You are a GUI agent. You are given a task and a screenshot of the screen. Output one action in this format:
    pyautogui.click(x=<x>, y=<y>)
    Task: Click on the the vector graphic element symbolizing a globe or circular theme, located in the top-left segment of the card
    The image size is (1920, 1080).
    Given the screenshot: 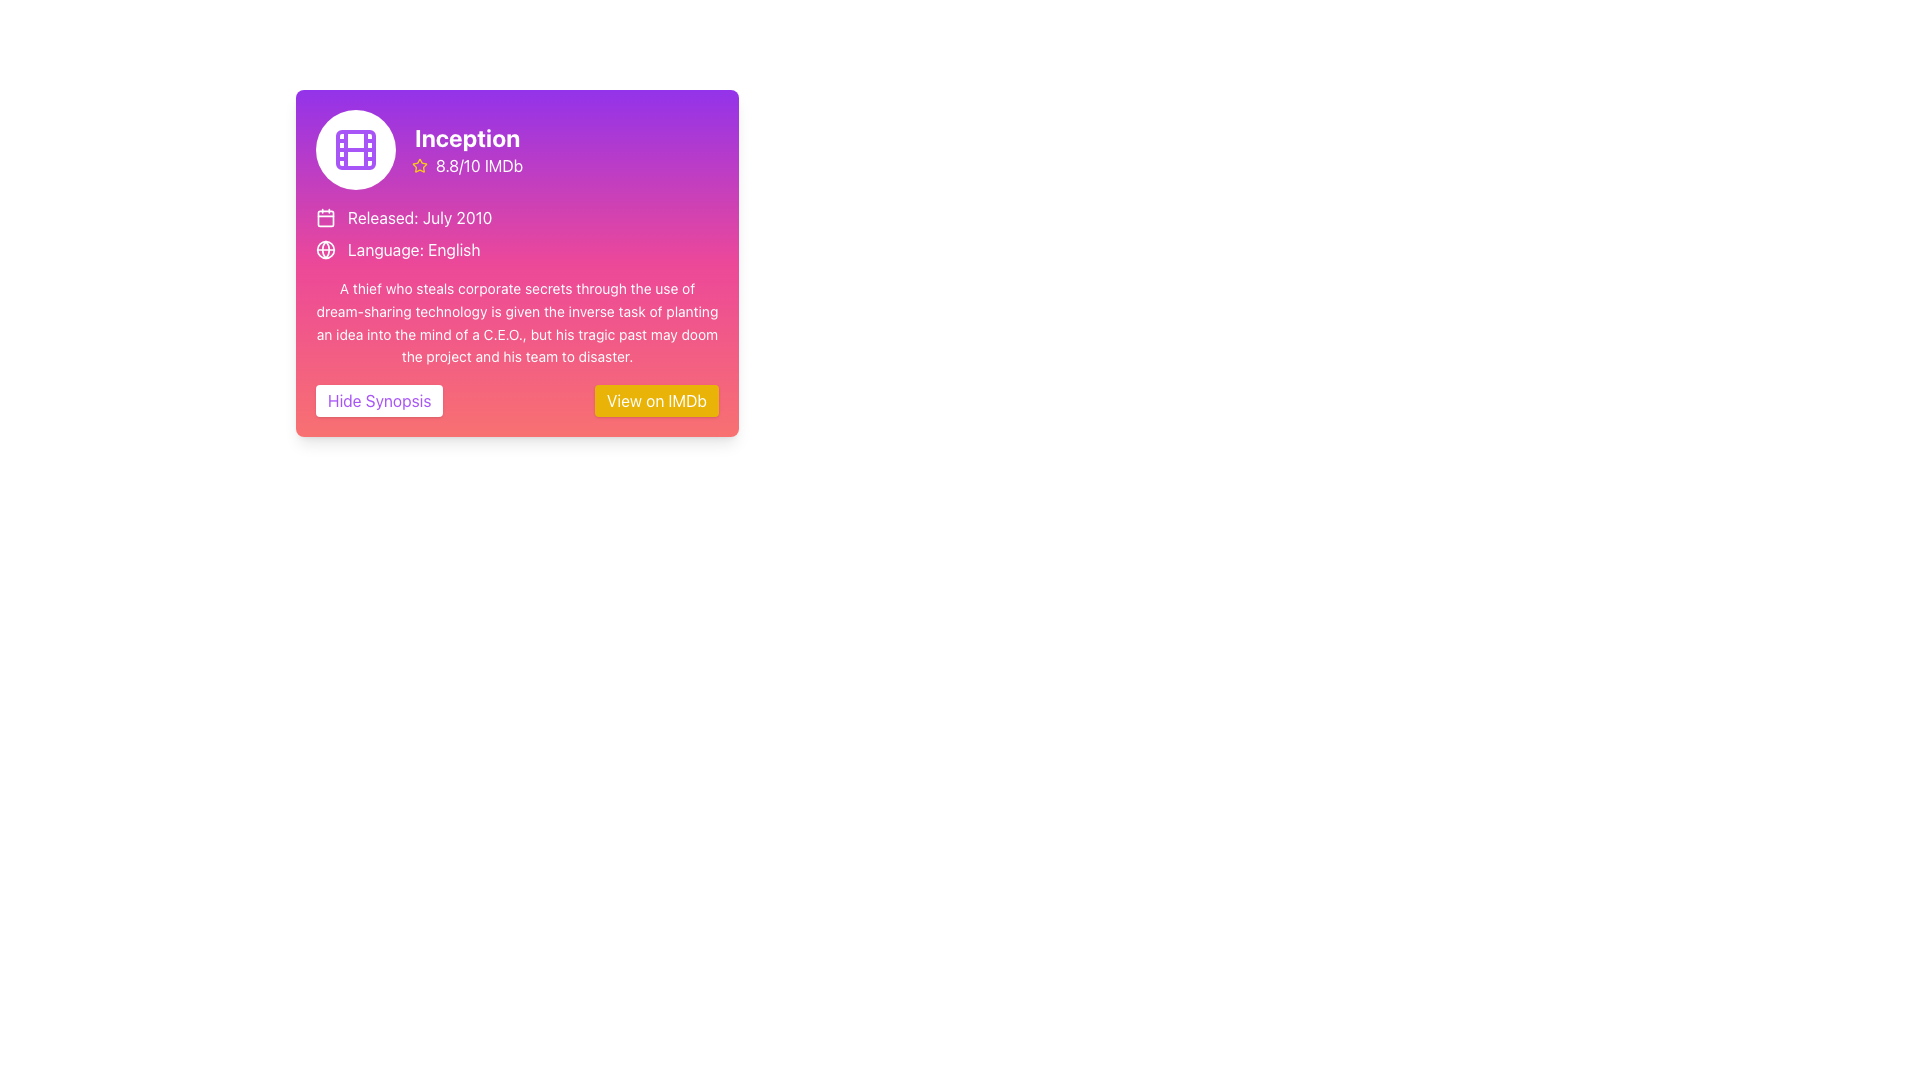 What is the action you would take?
    pyautogui.click(x=326, y=249)
    